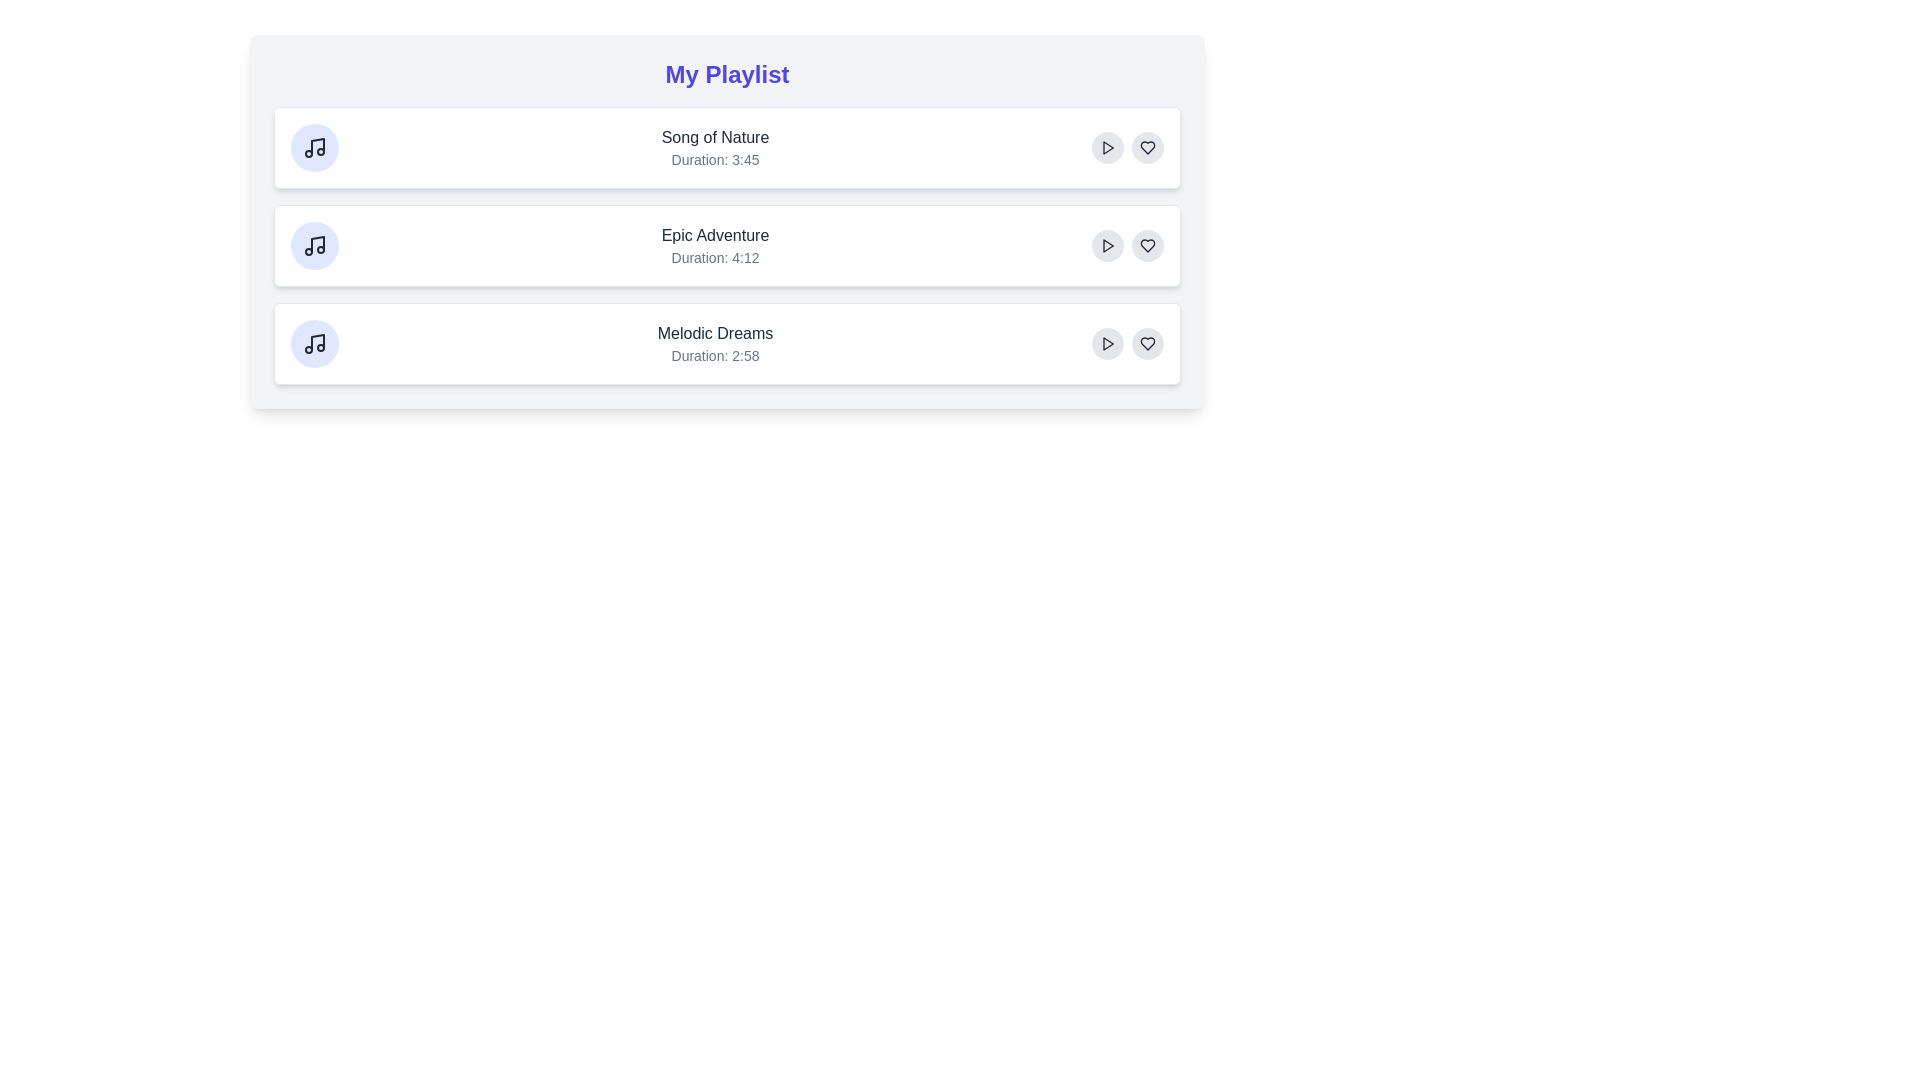 This screenshot has height=1080, width=1920. I want to click on the play button of the Song of Nature track, so click(1107, 146).